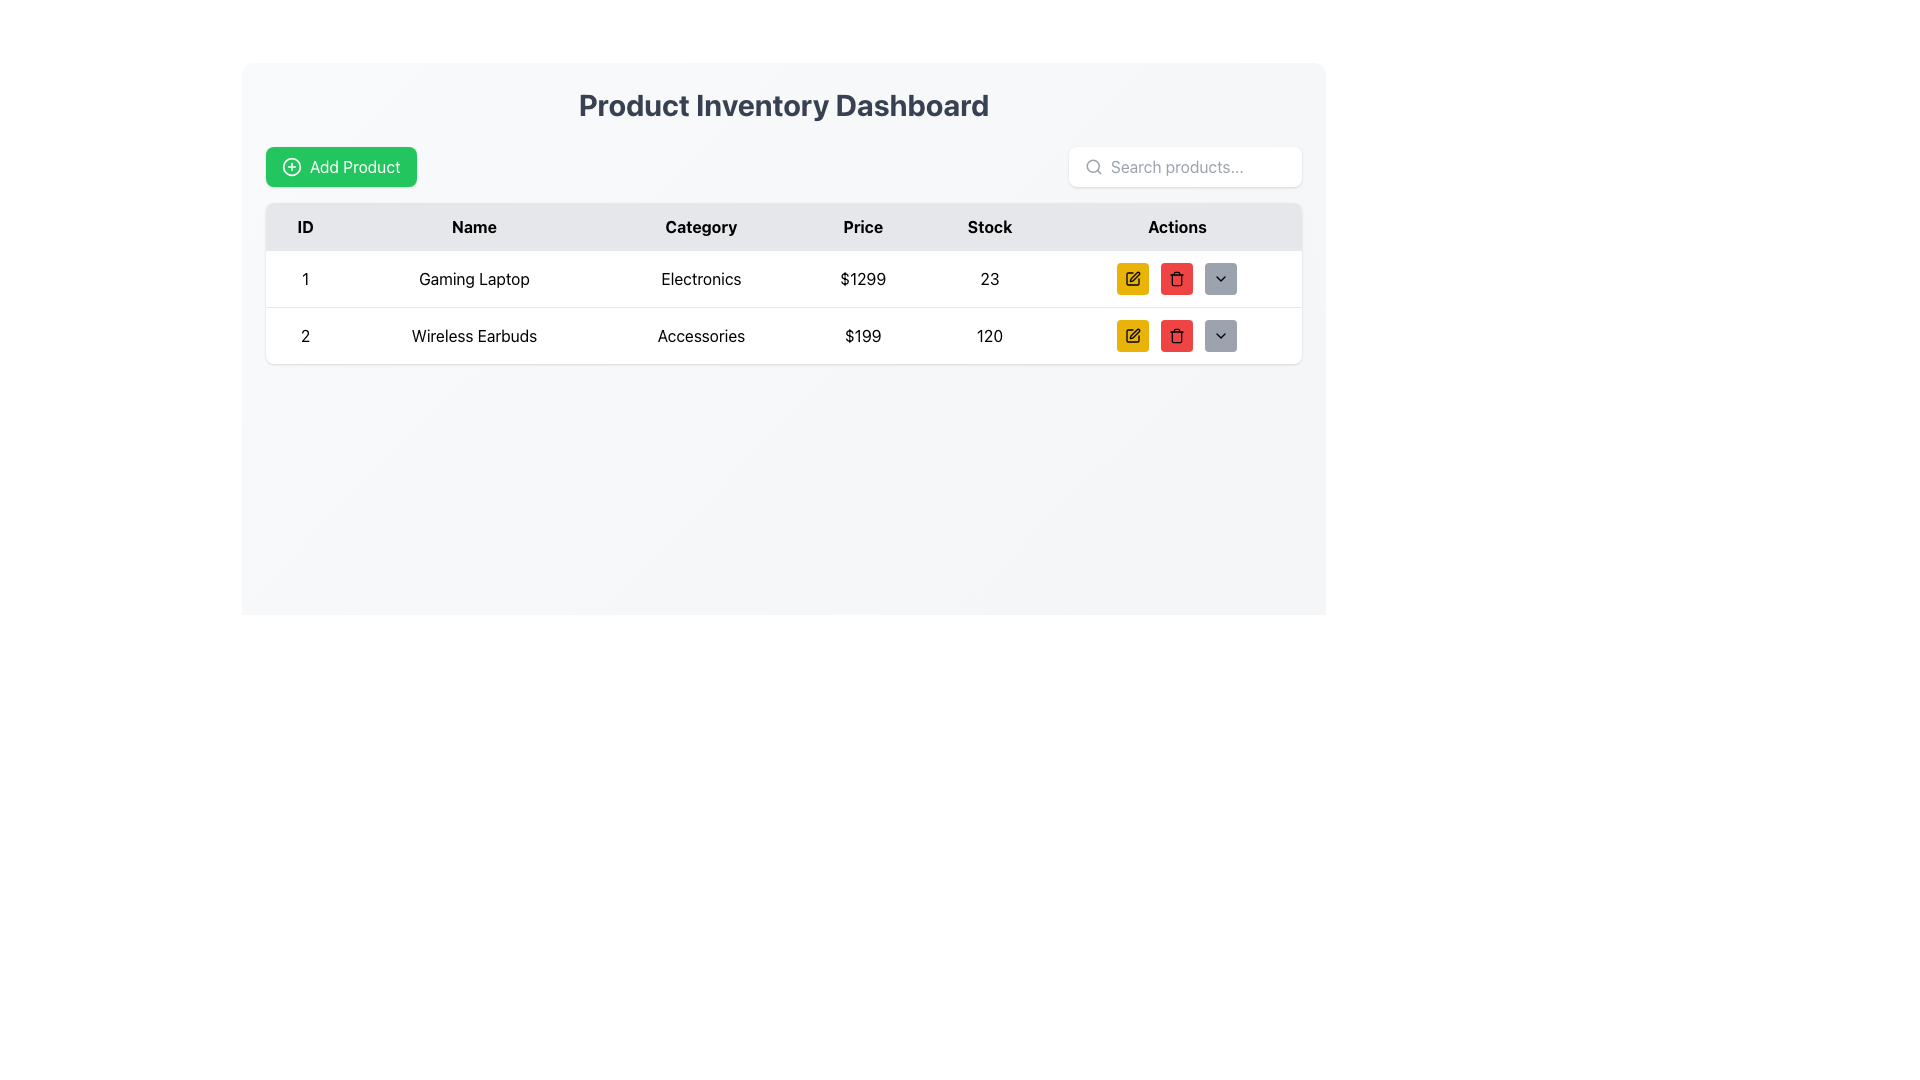 This screenshot has width=1920, height=1080. I want to click on the Dropdown toggle button, which is a gray circular button located in the 'Actions' column of the second row in the product inventory table, featuring a downward-facing chevron icon, so click(1220, 278).